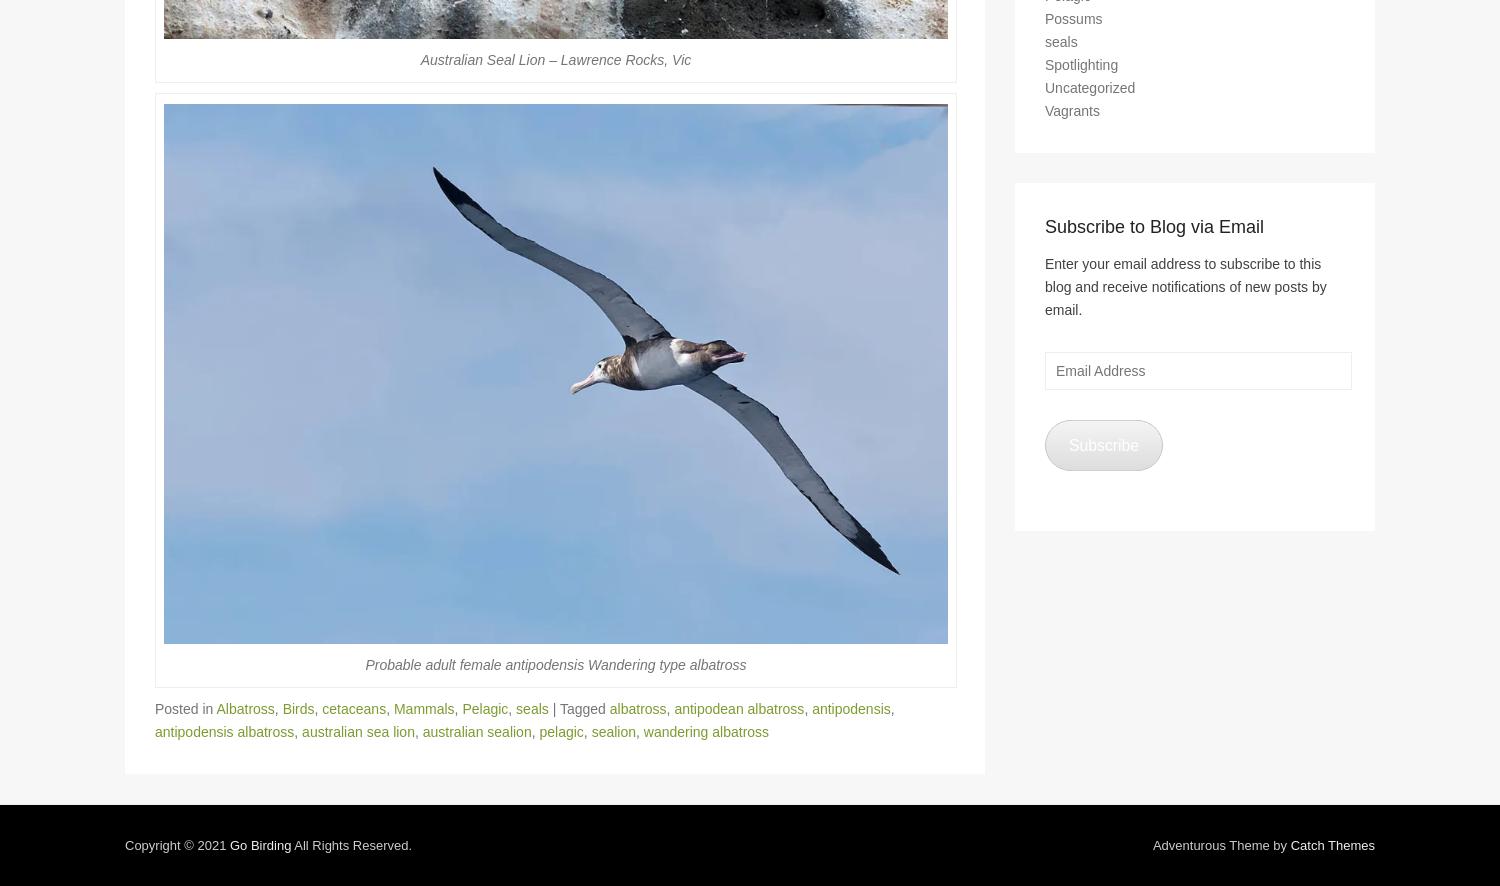  Describe the element at coordinates (705, 739) in the screenshot. I see `'wandering albatross'` at that location.